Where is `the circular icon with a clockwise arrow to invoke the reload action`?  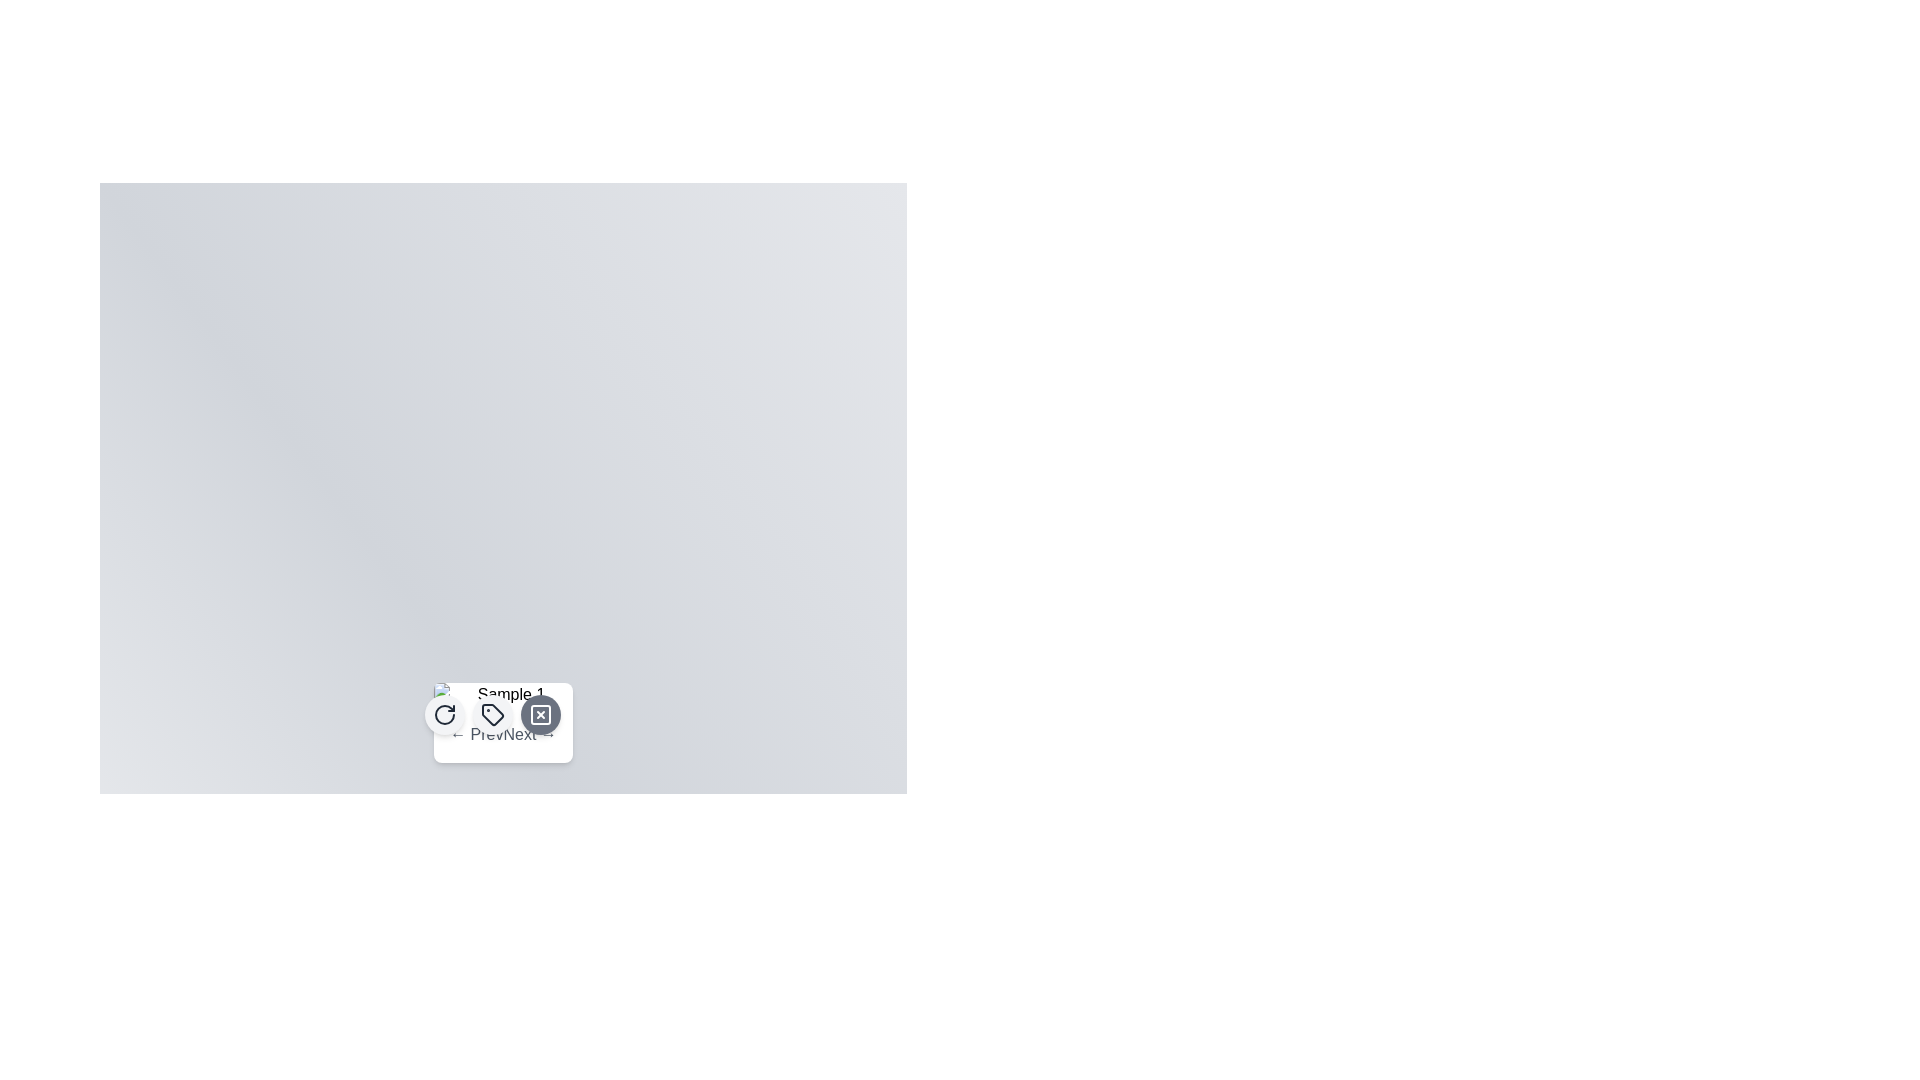
the circular icon with a clockwise arrow to invoke the reload action is located at coordinates (443, 713).